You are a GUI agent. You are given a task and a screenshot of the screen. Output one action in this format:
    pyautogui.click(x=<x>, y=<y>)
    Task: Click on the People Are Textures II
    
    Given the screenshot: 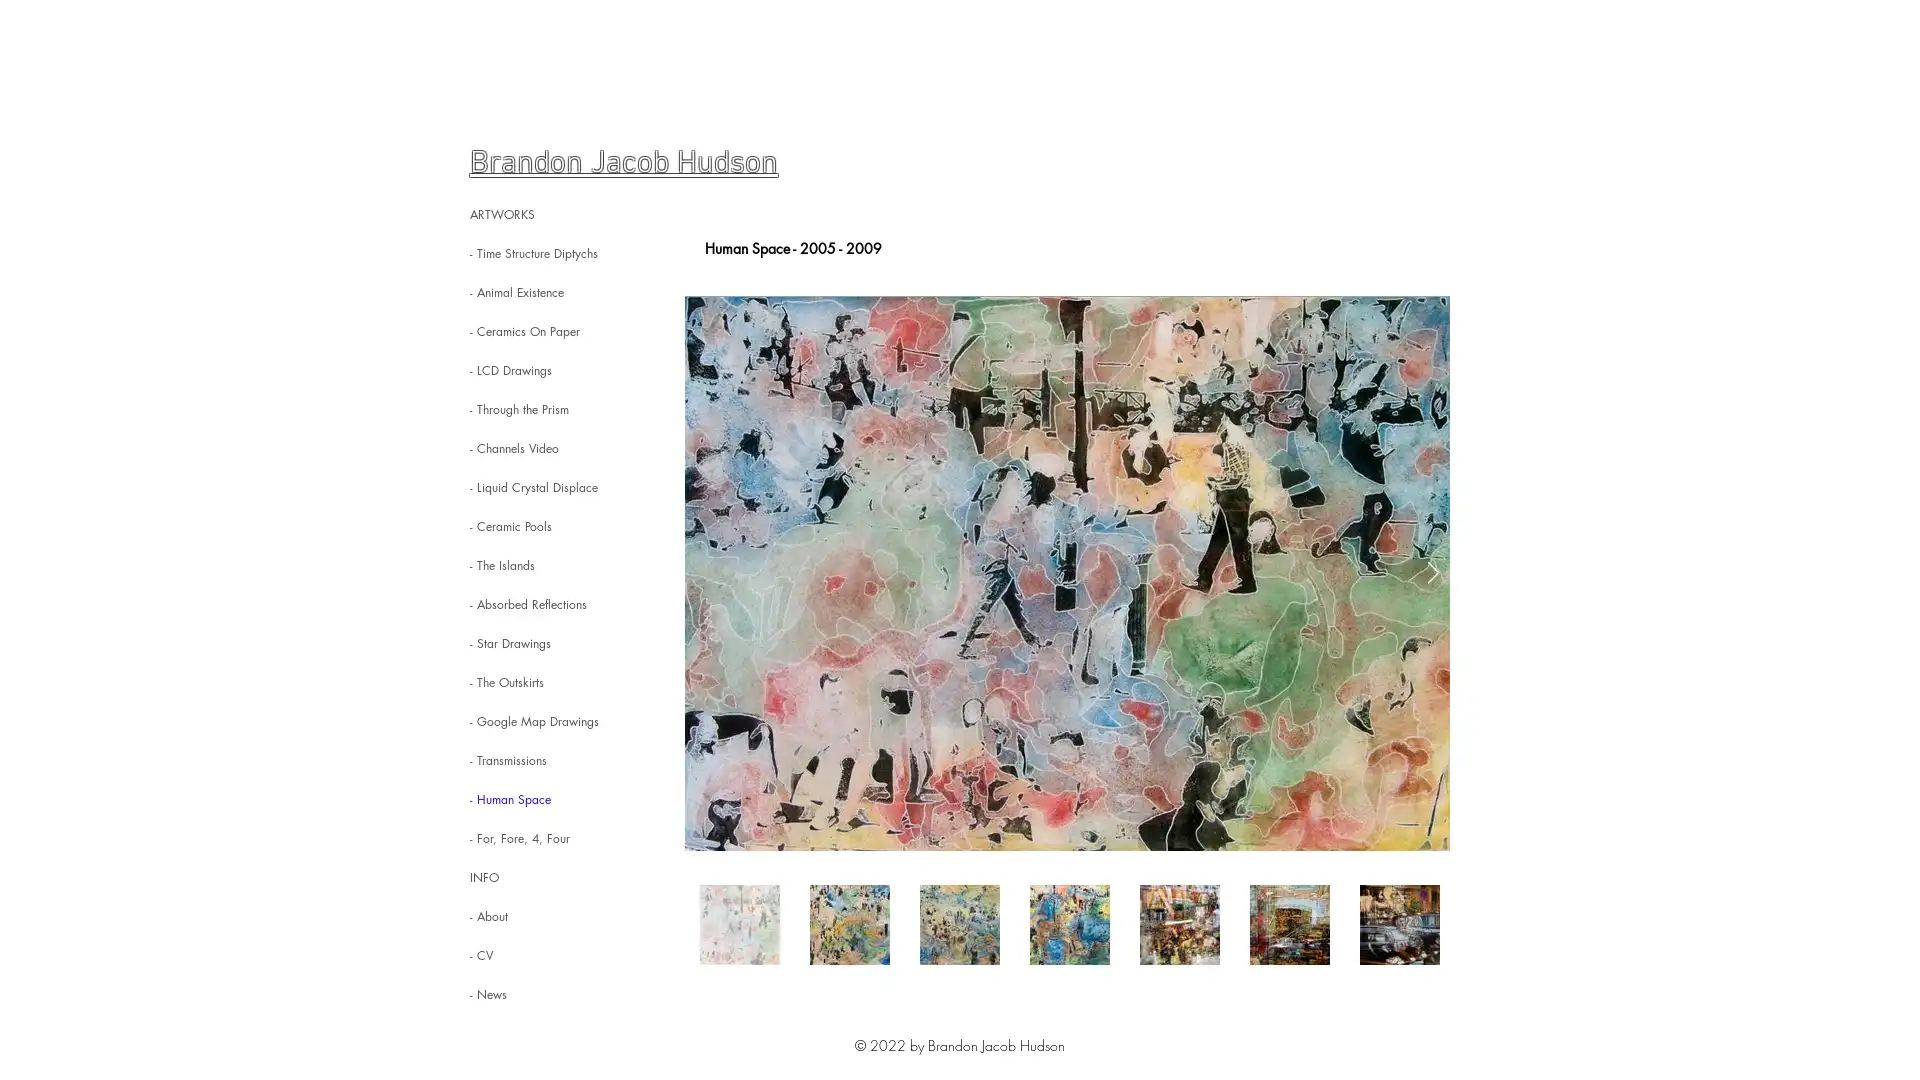 What is the action you would take?
    pyautogui.click(x=1066, y=573)
    